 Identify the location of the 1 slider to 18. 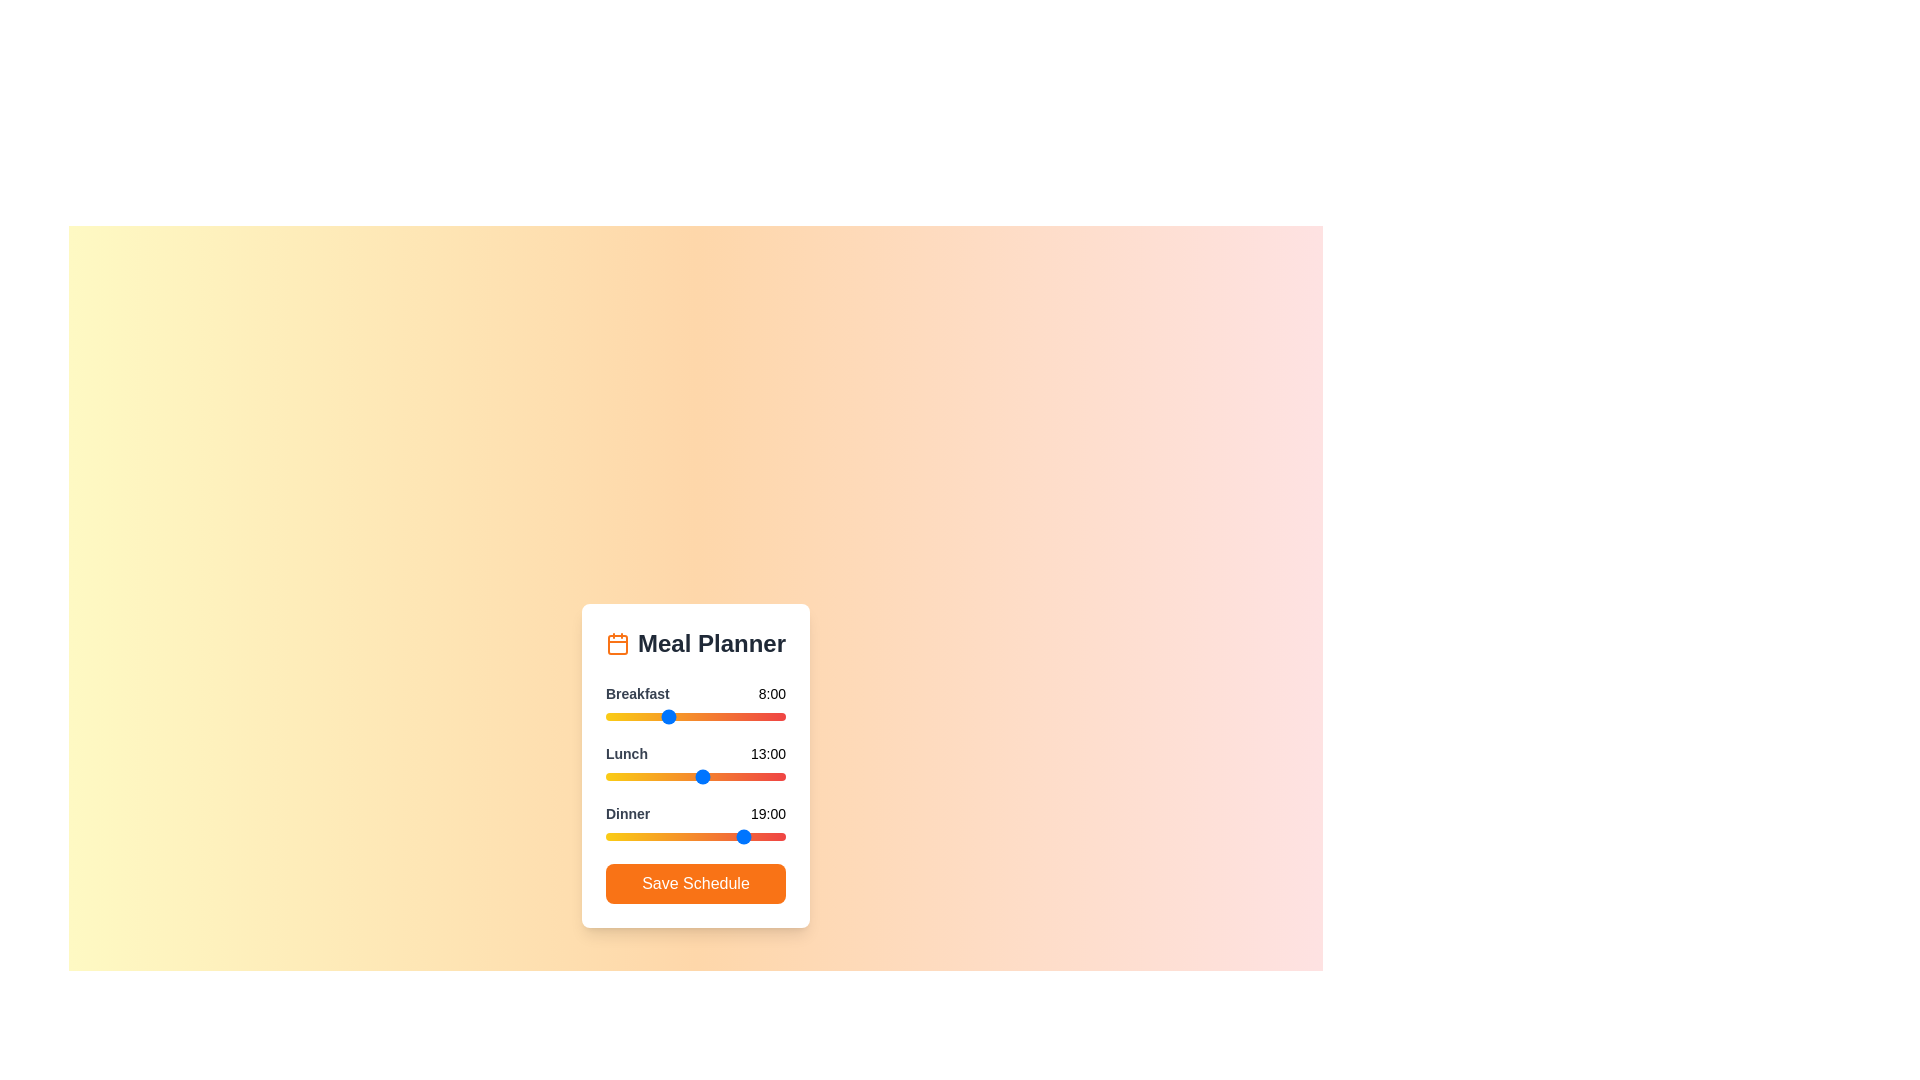
(739, 775).